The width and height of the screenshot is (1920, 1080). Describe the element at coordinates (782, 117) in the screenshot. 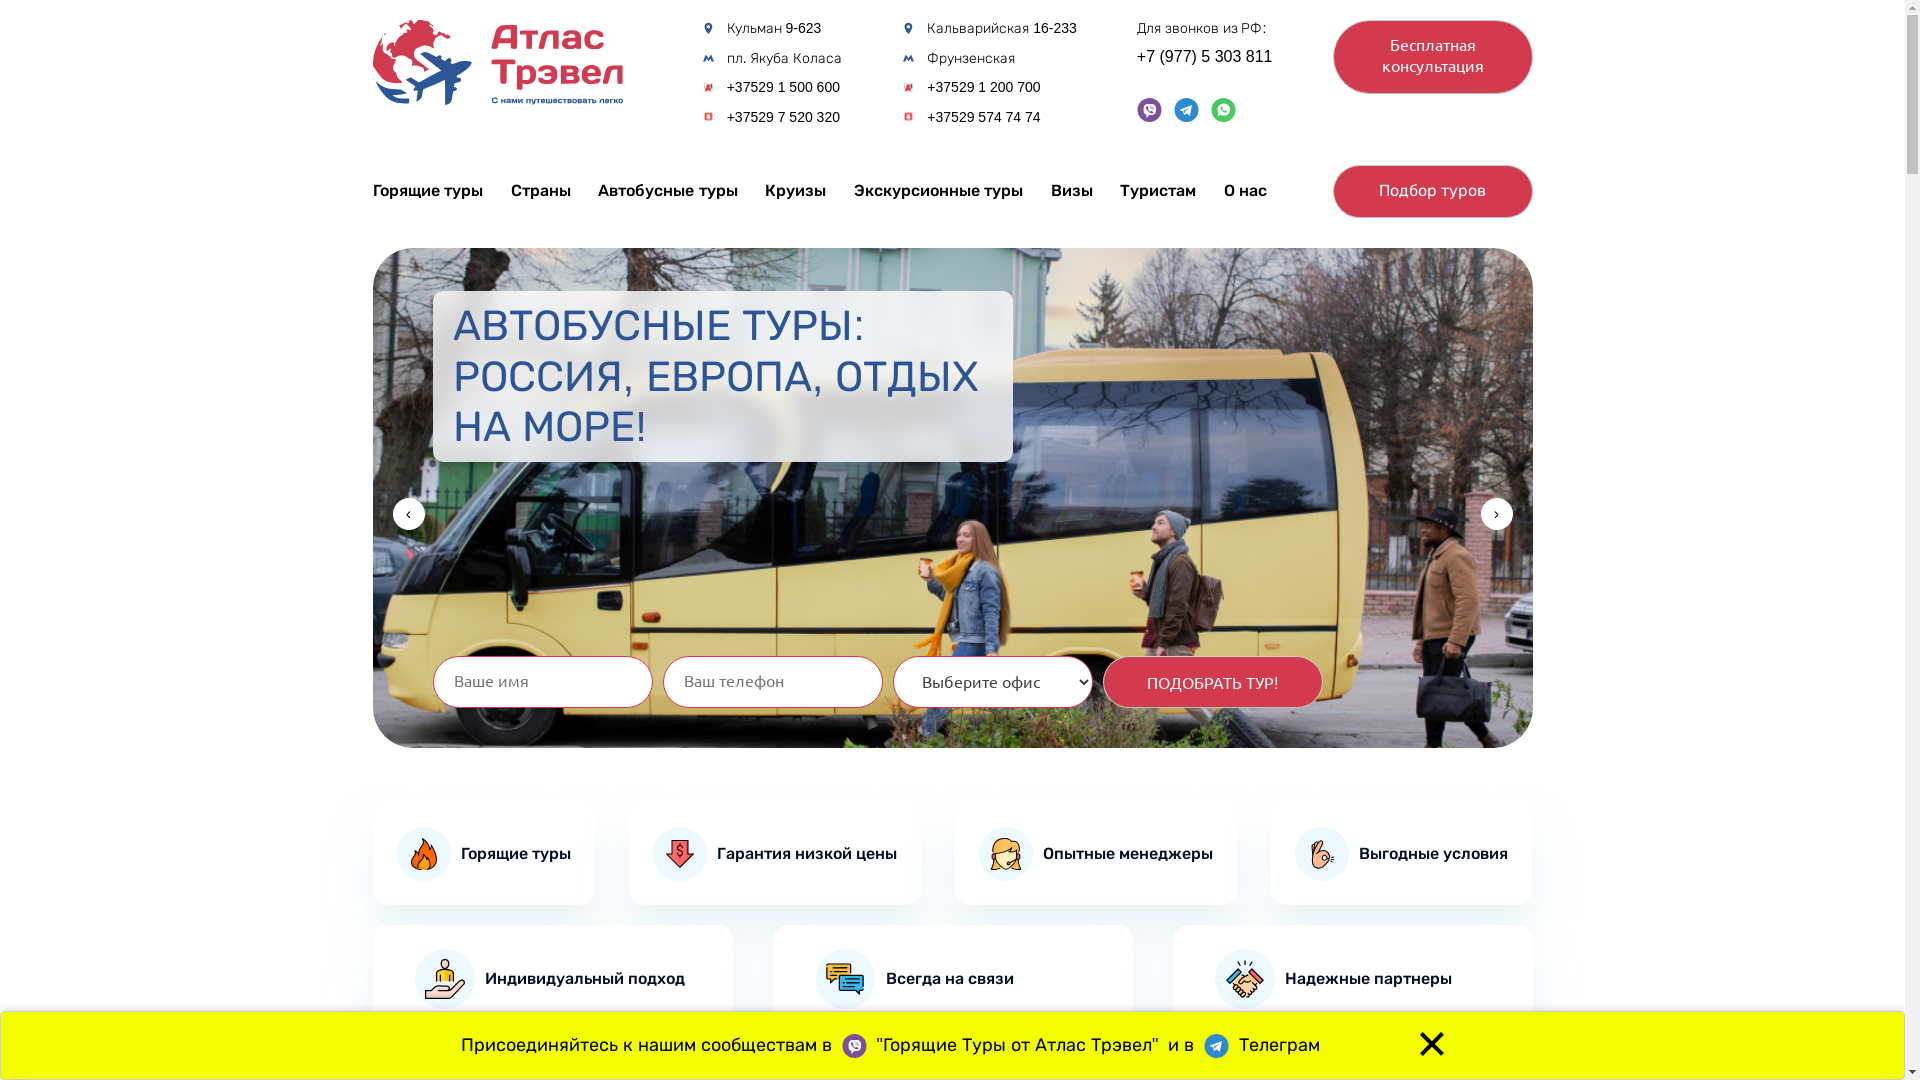

I see `'+37529 7 520 320'` at that location.